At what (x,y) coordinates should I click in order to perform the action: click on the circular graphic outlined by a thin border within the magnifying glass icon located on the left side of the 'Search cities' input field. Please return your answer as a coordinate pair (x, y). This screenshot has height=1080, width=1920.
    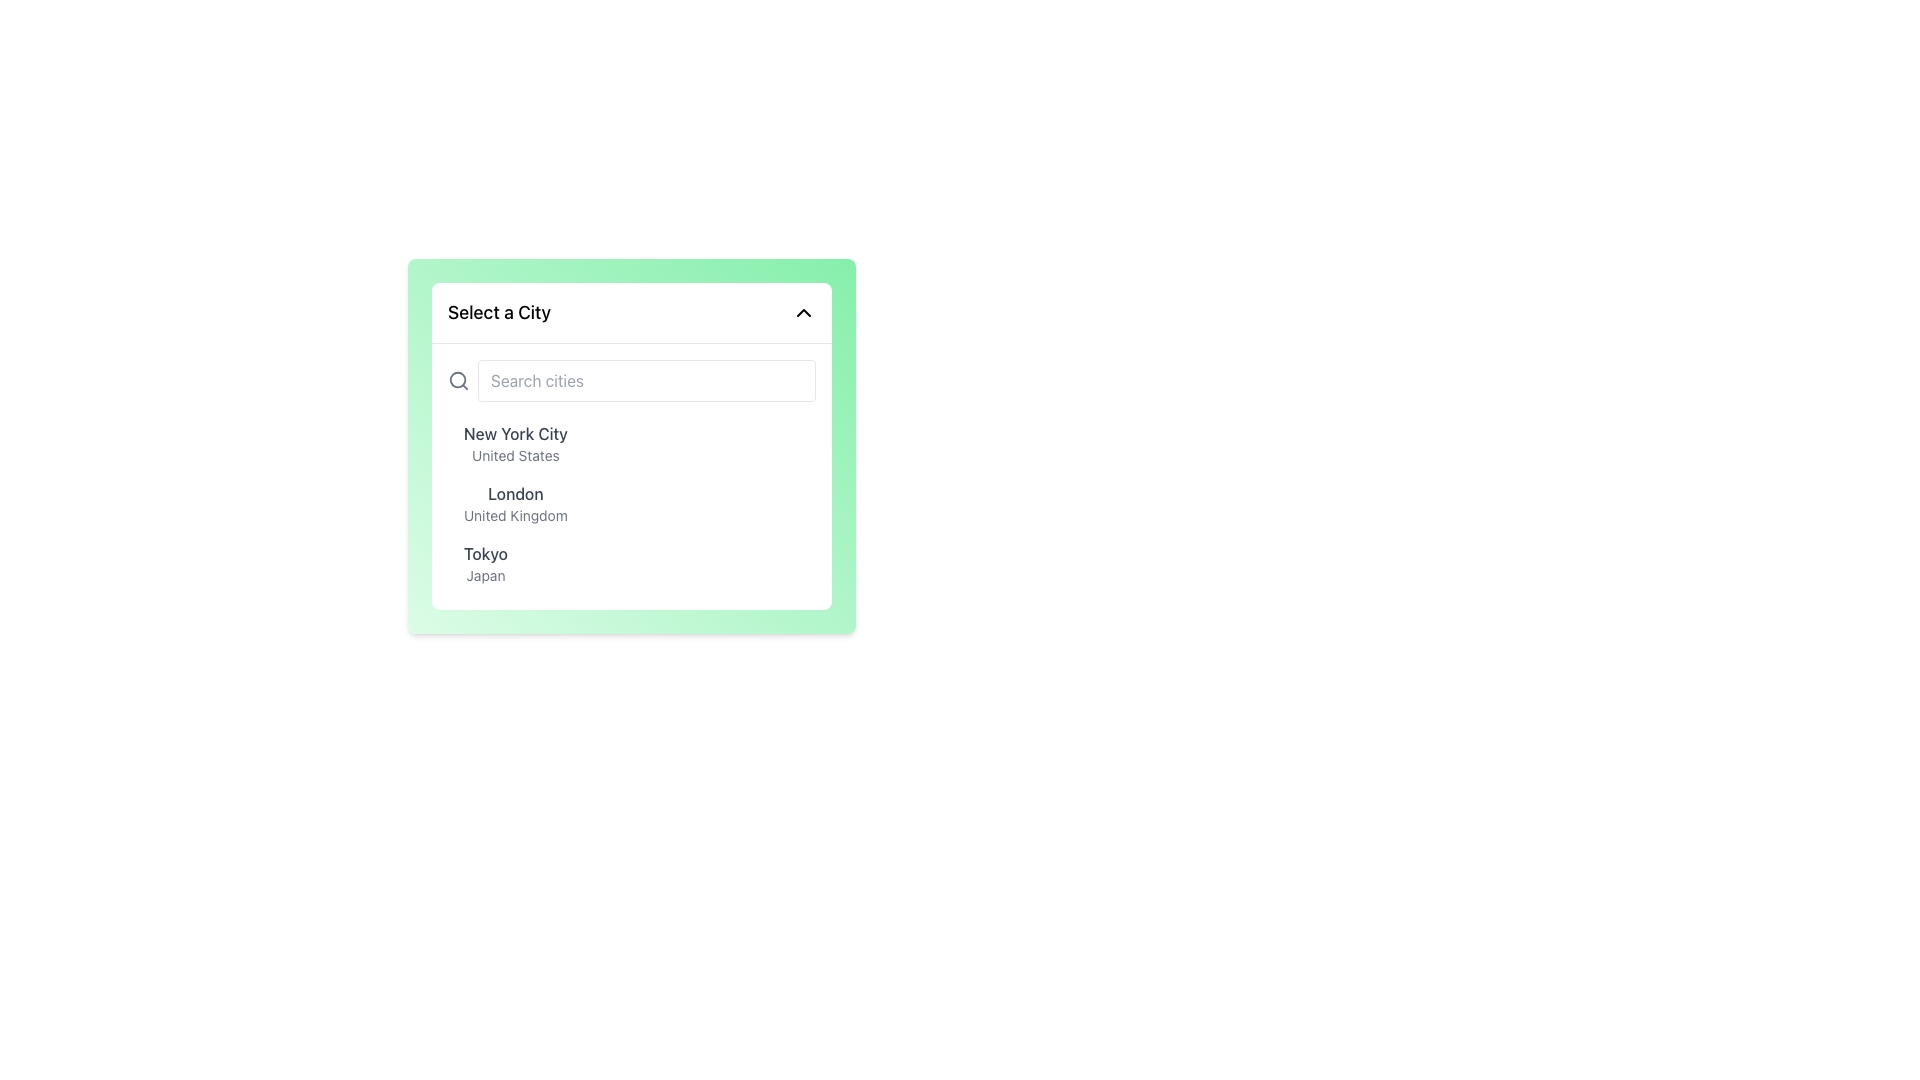
    Looking at the image, I should click on (457, 380).